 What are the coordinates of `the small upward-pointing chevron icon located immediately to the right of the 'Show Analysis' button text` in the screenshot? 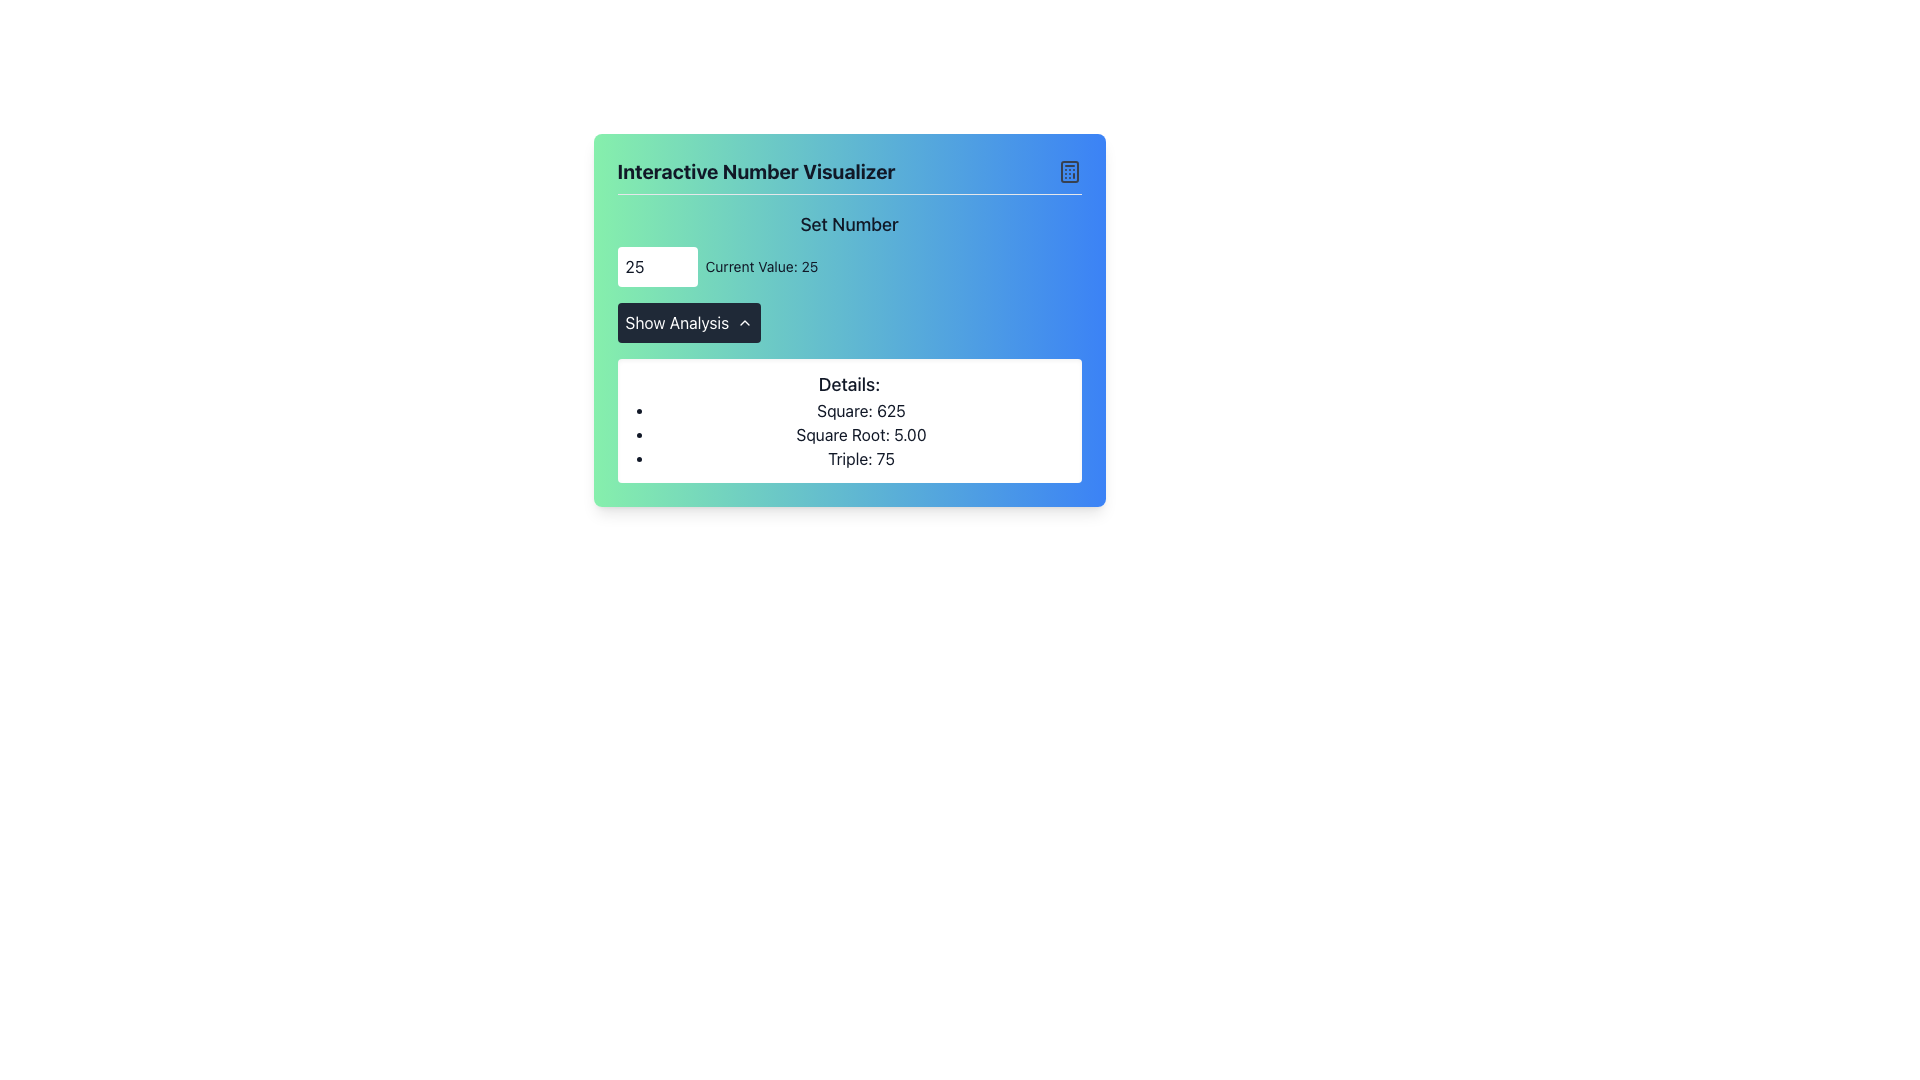 It's located at (744, 322).